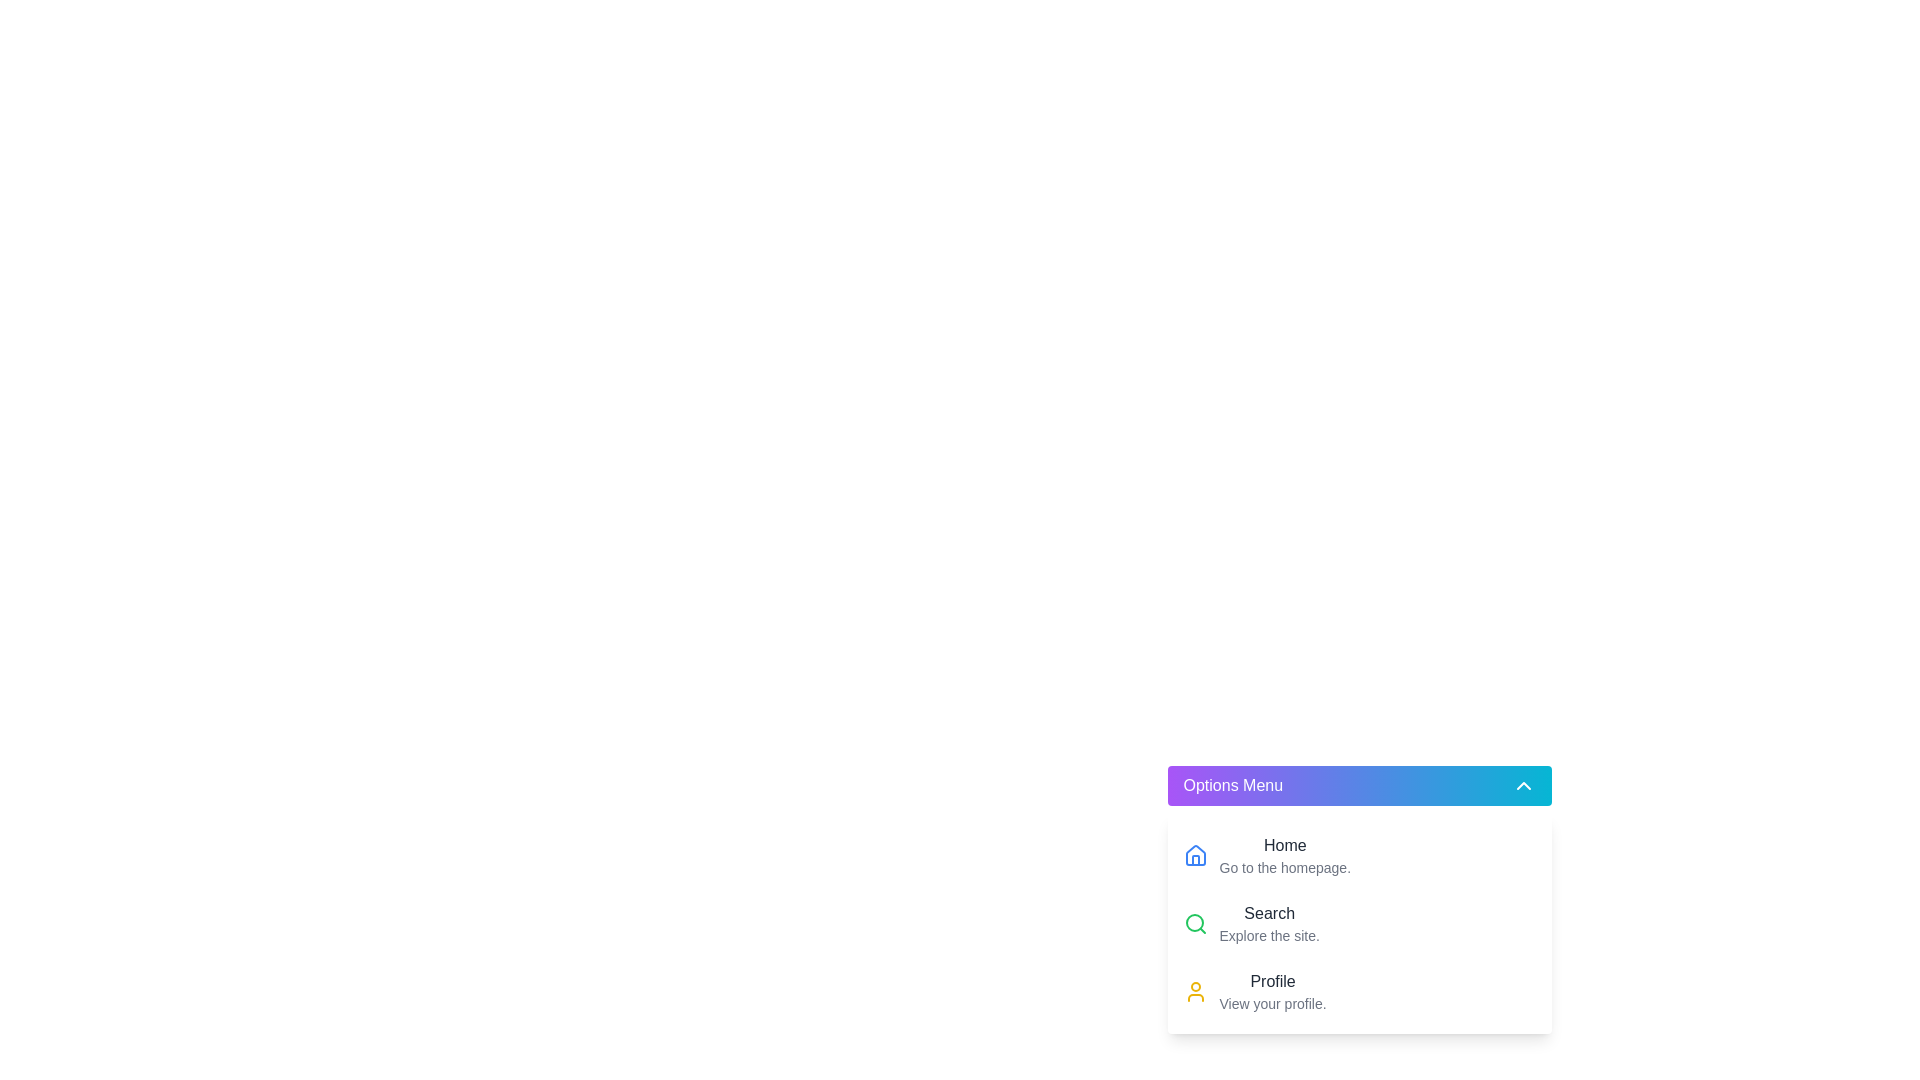 The height and width of the screenshot is (1080, 1920). I want to click on the blue house-shaped icon located in the Options Menu under the 'Home' label, next to the red house icon, so click(1195, 855).